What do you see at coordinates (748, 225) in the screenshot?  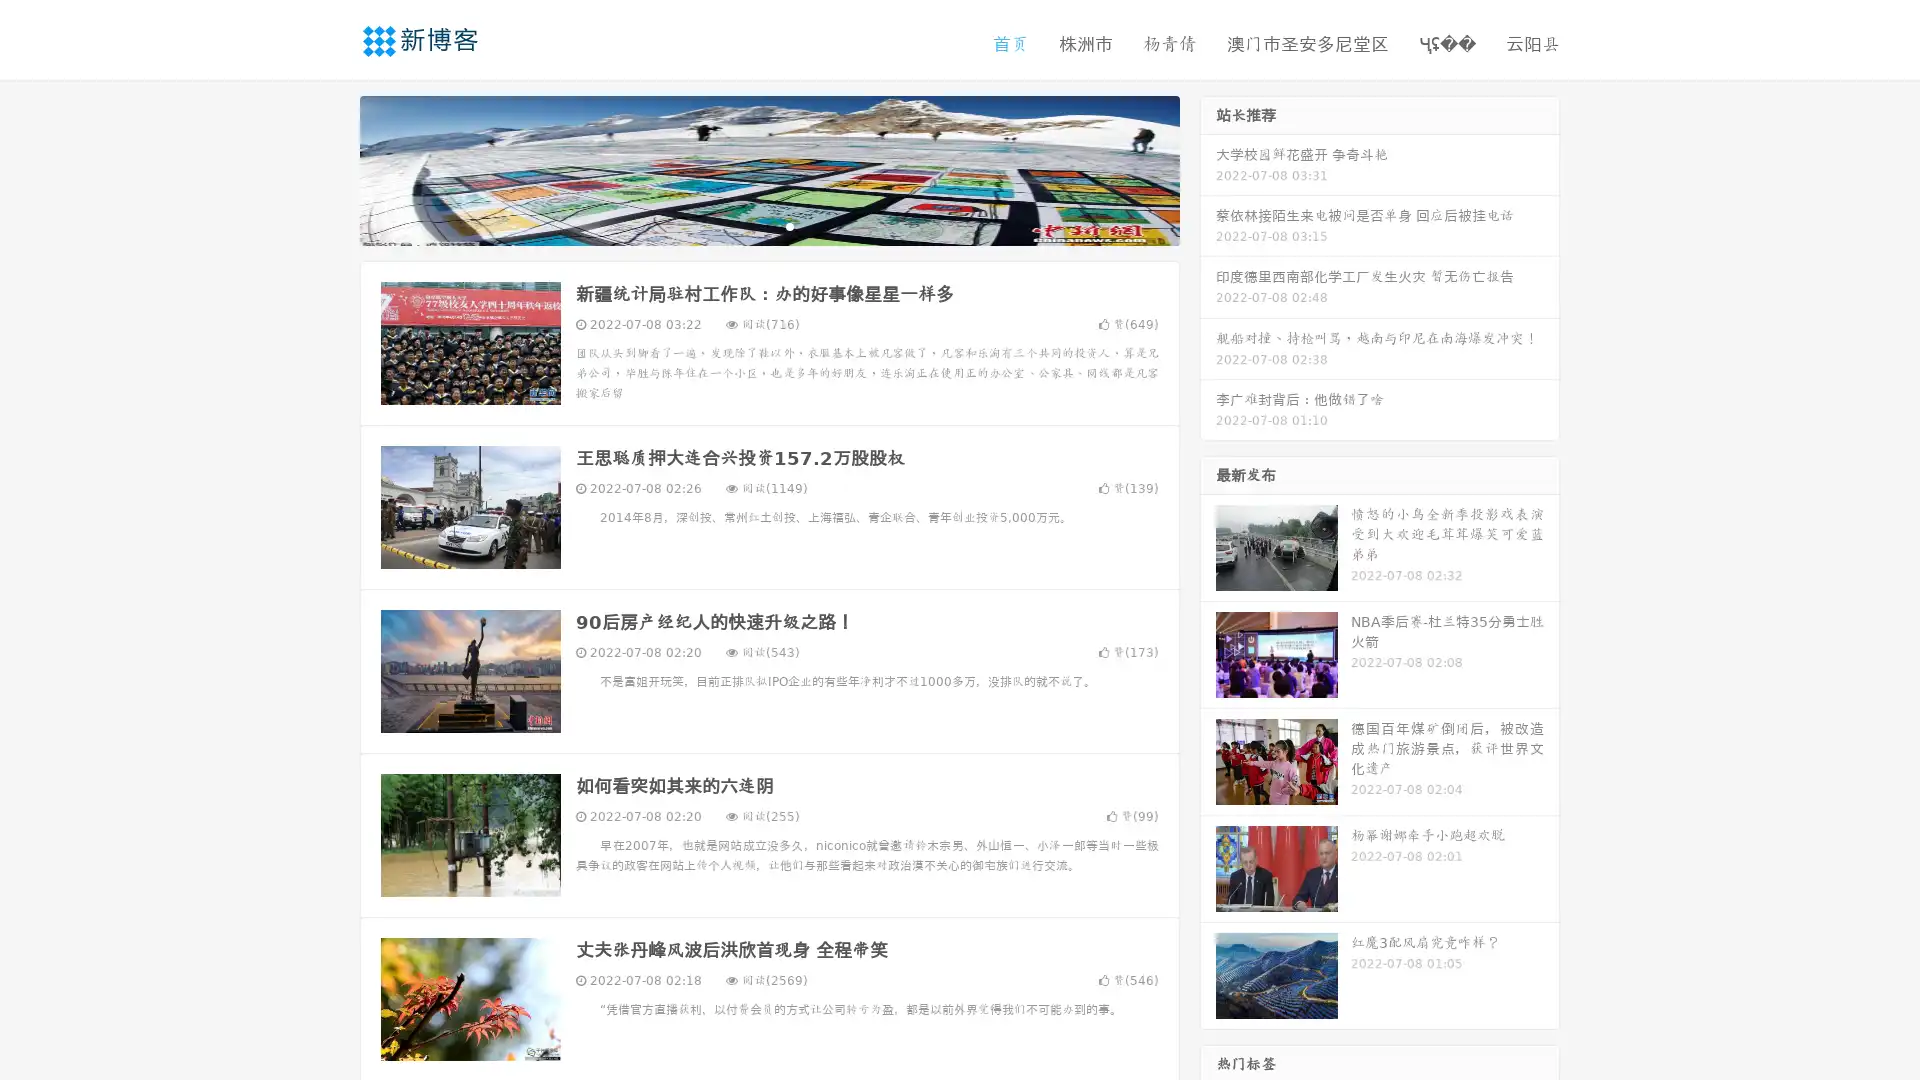 I see `Go to slide 1` at bounding box center [748, 225].